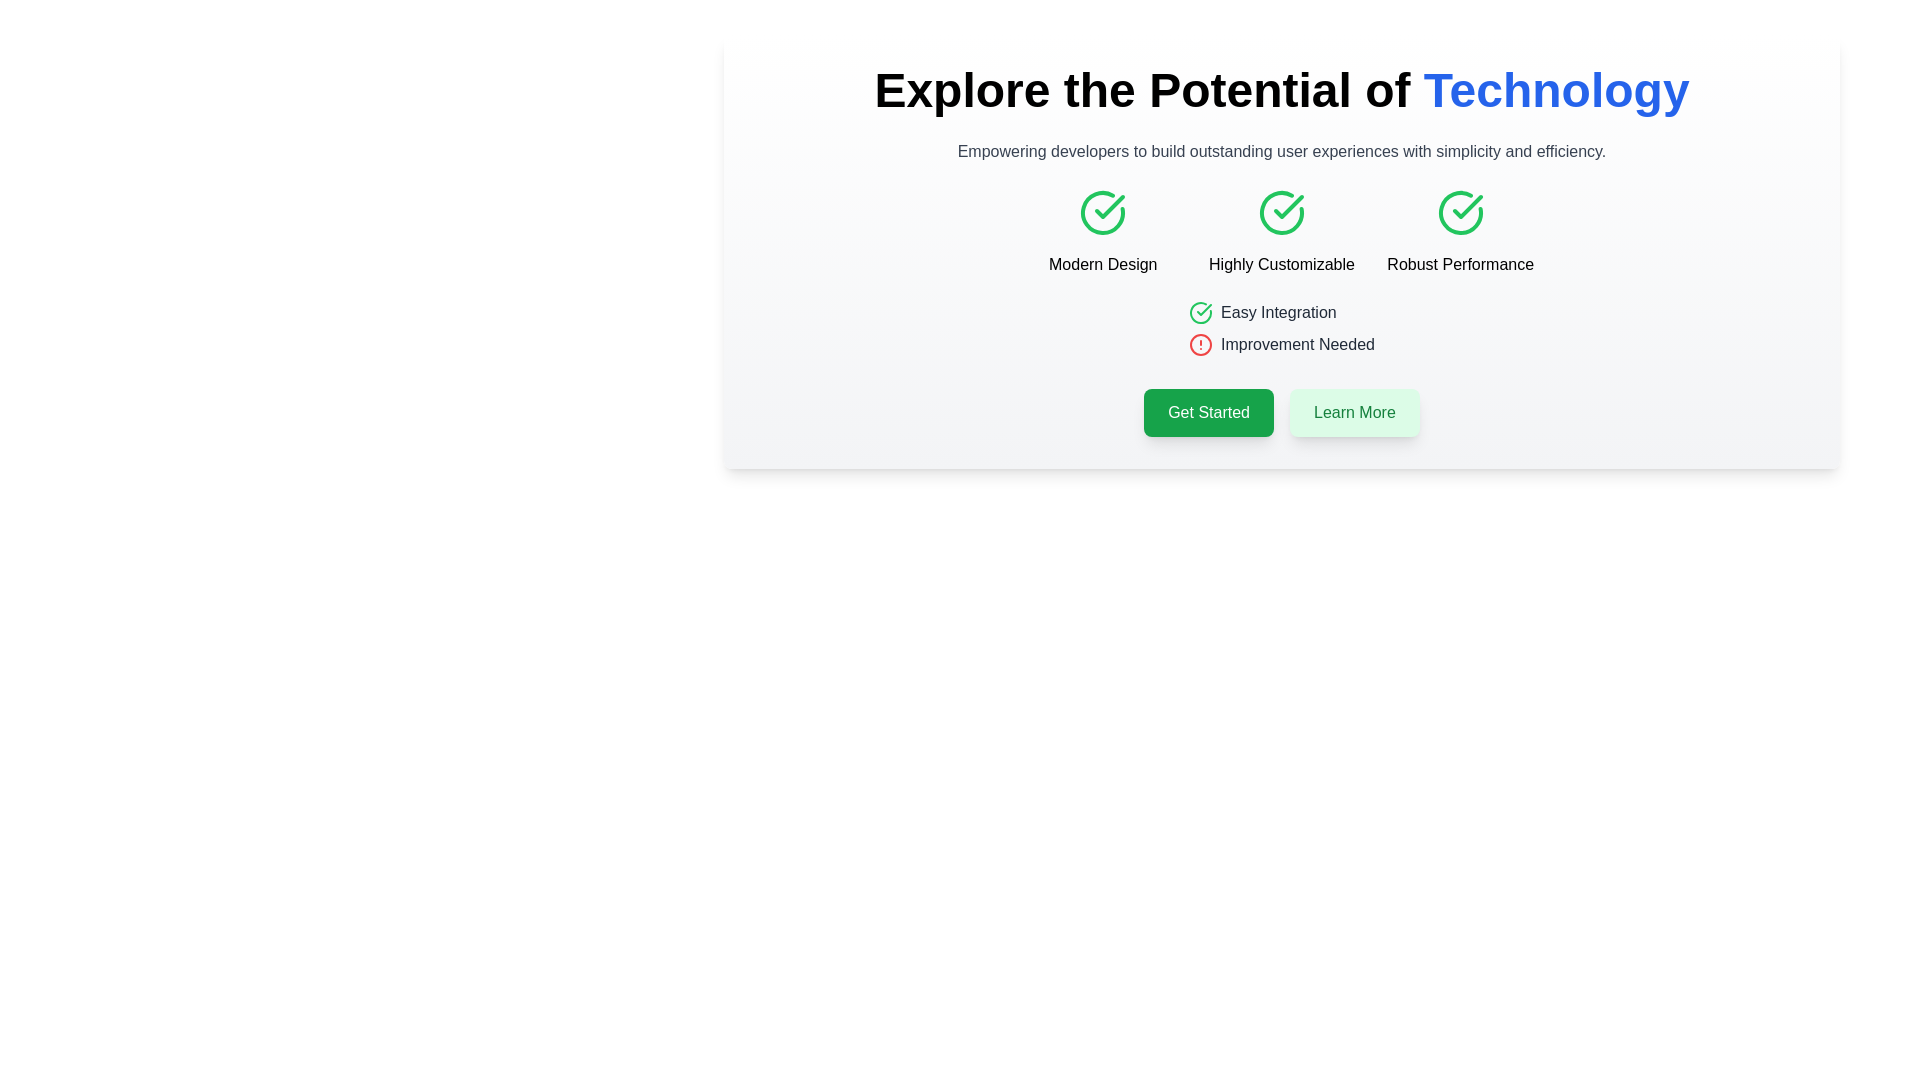 Image resolution: width=1920 pixels, height=1080 pixels. What do you see at coordinates (1460, 212) in the screenshot?
I see `the 'Robust Performance' icon, which visually represents the concept of reliability and quality, located above the heading text 'Robust Performance' in the third section from the left` at bounding box center [1460, 212].